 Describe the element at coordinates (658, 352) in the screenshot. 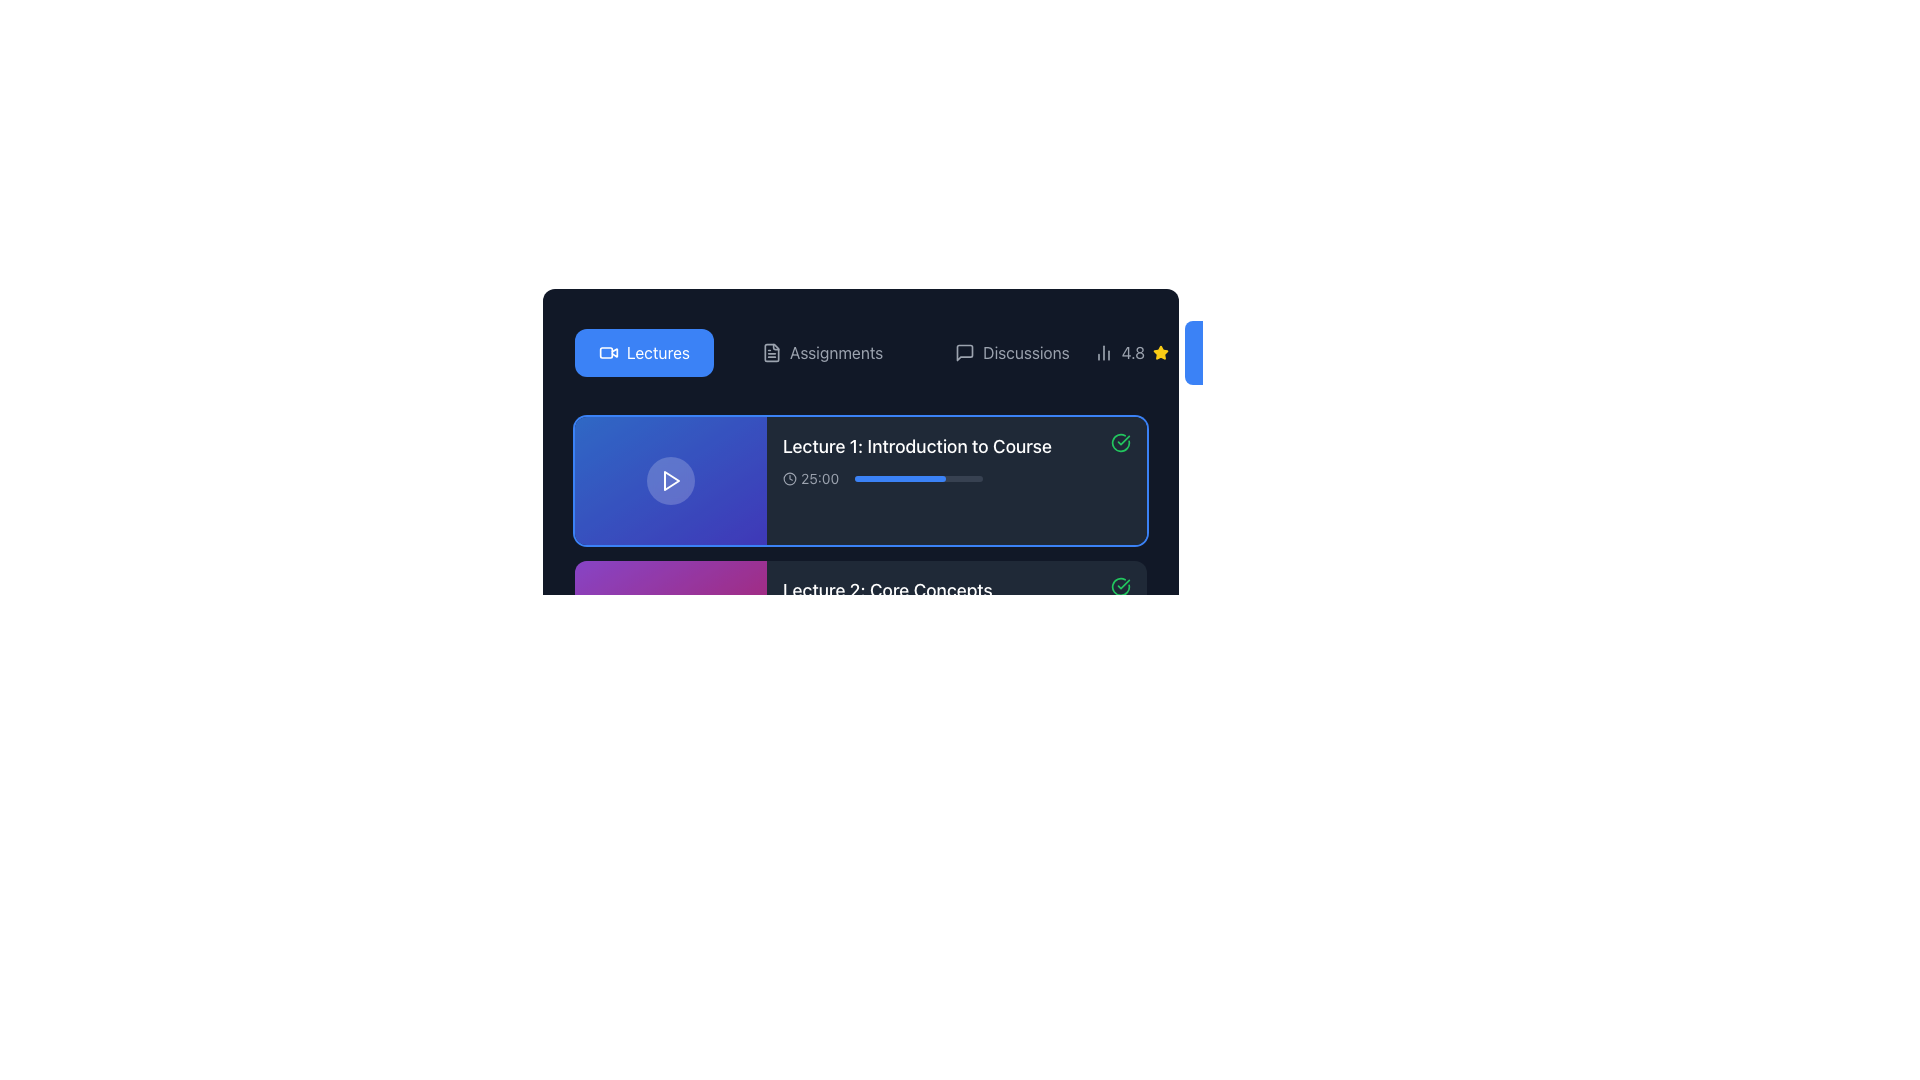

I see `the 'Lectures' text label, which is part of a vibrant blue button` at that location.